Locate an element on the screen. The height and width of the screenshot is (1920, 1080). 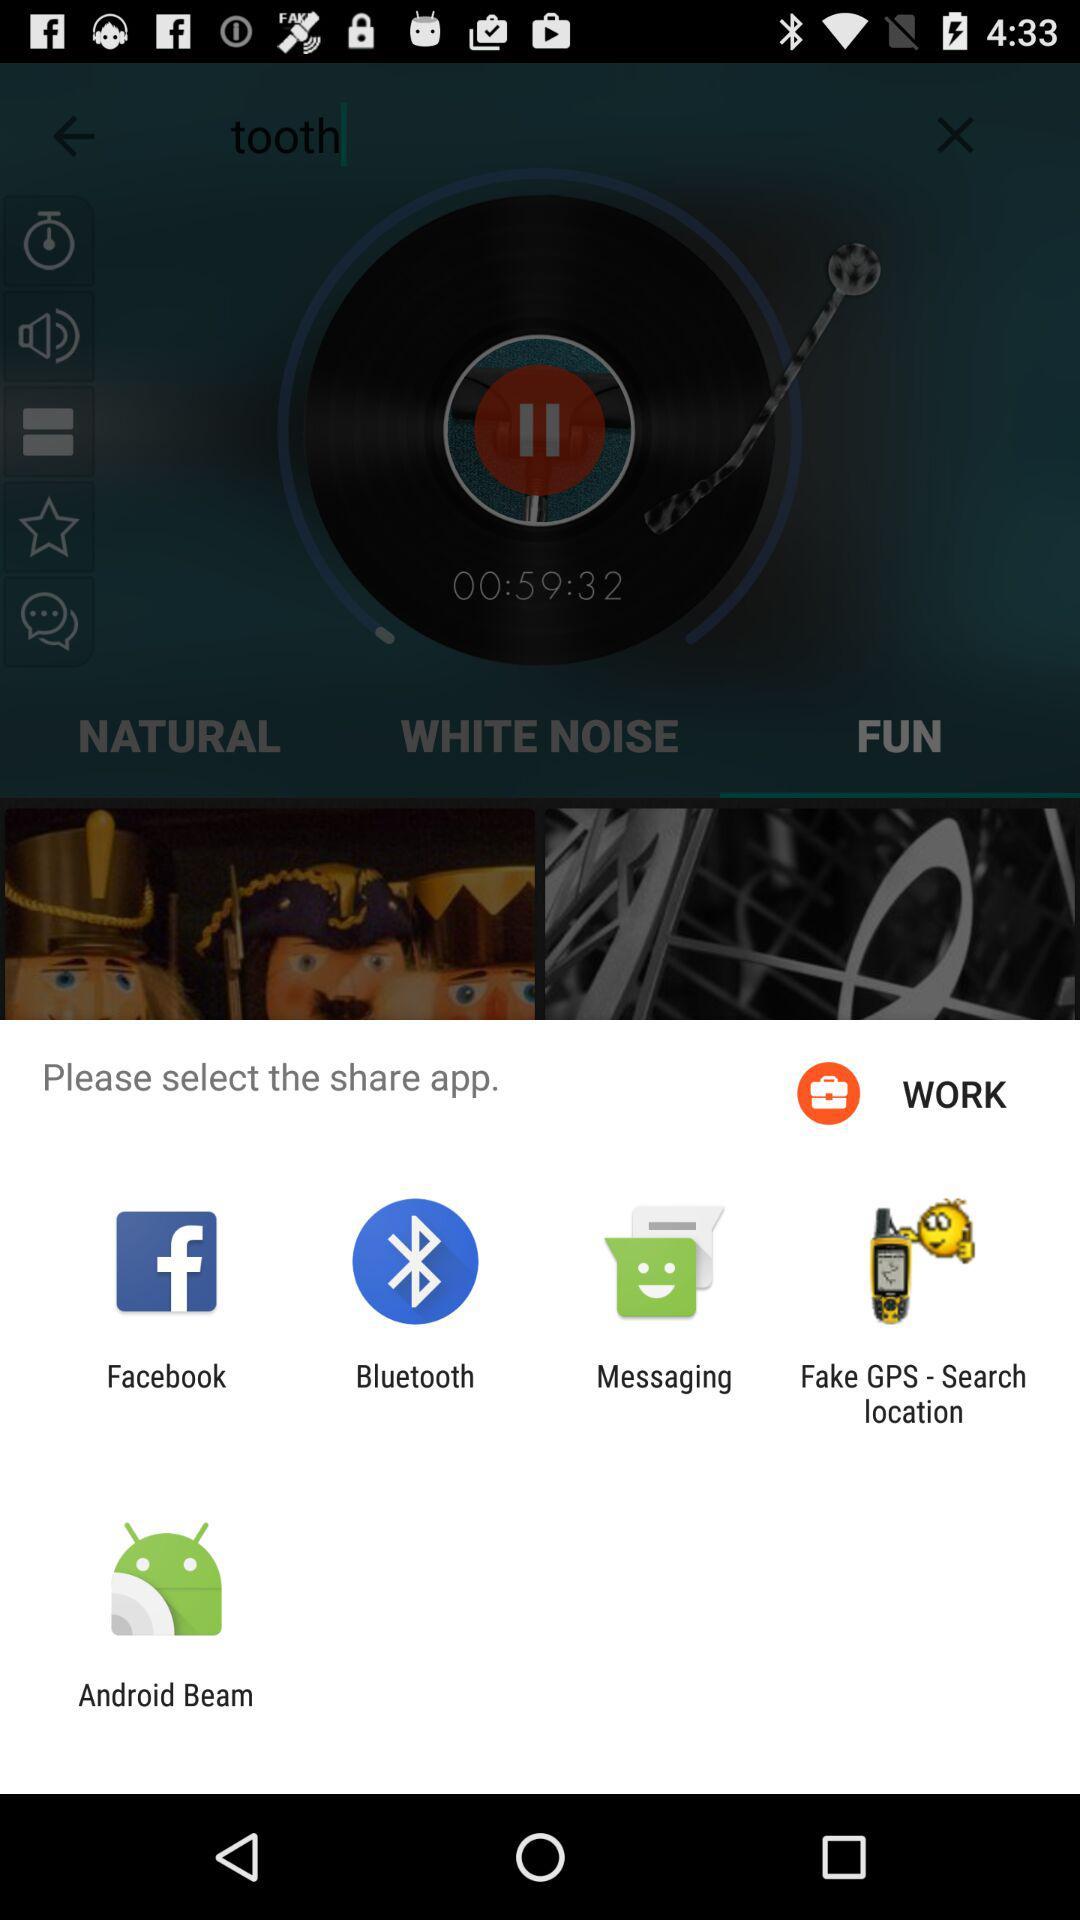
fake gps search app is located at coordinates (913, 1392).